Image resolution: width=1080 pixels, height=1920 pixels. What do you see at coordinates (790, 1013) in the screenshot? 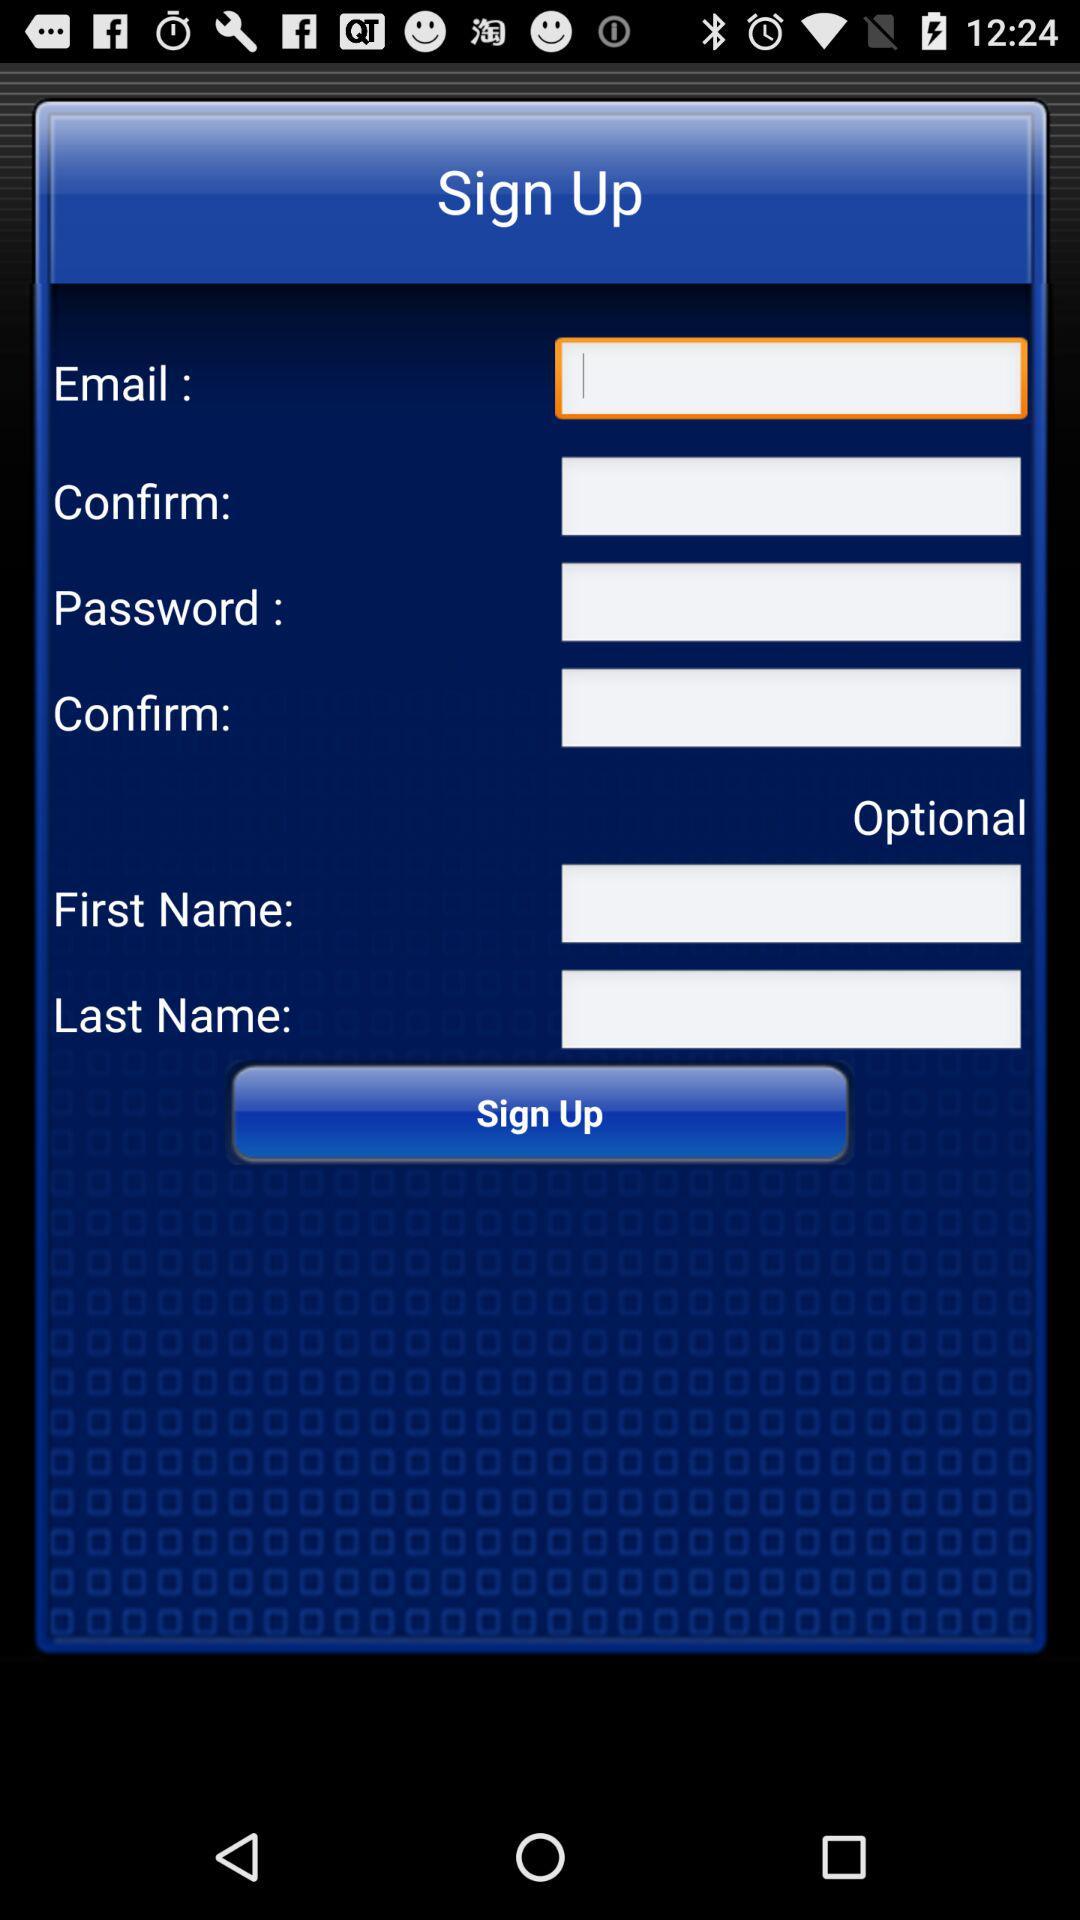
I see `text in the last name field` at bounding box center [790, 1013].